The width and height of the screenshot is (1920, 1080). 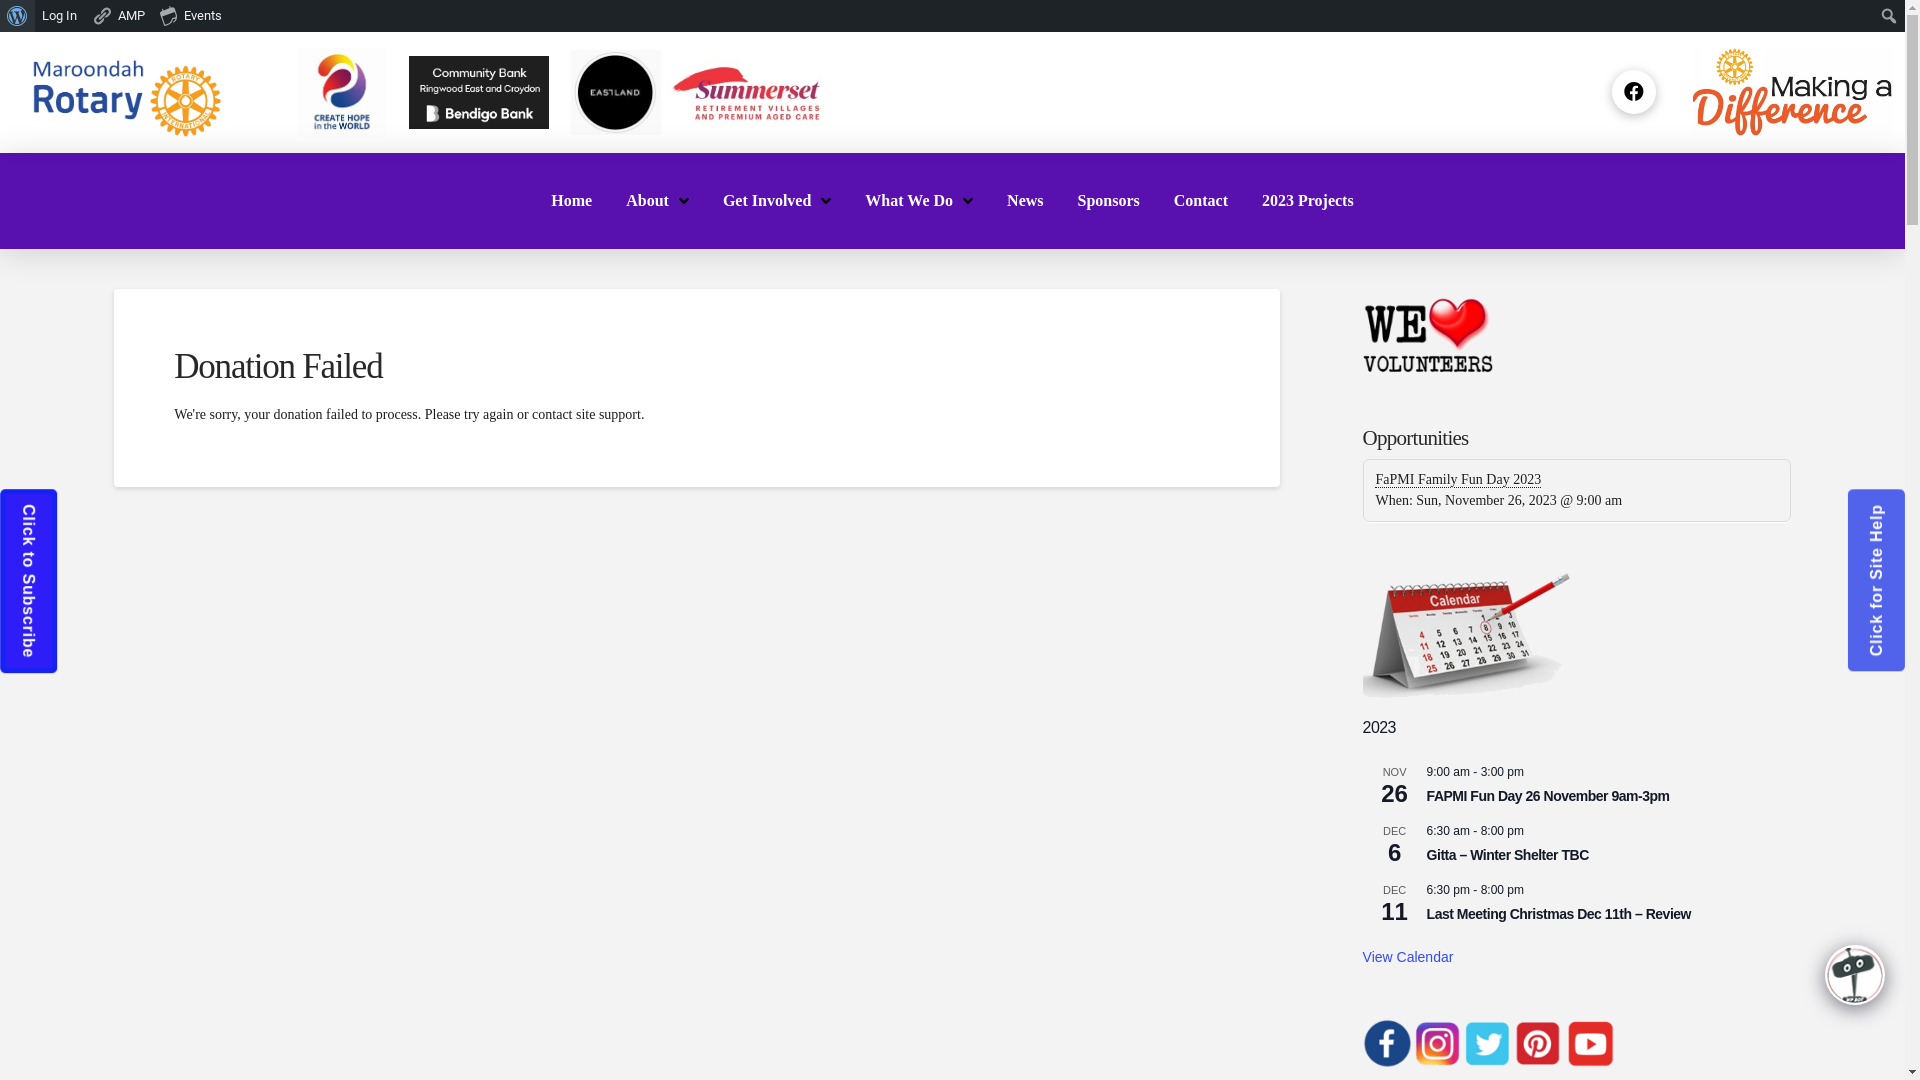 I want to click on 'What We Do', so click(x=917, y=200).